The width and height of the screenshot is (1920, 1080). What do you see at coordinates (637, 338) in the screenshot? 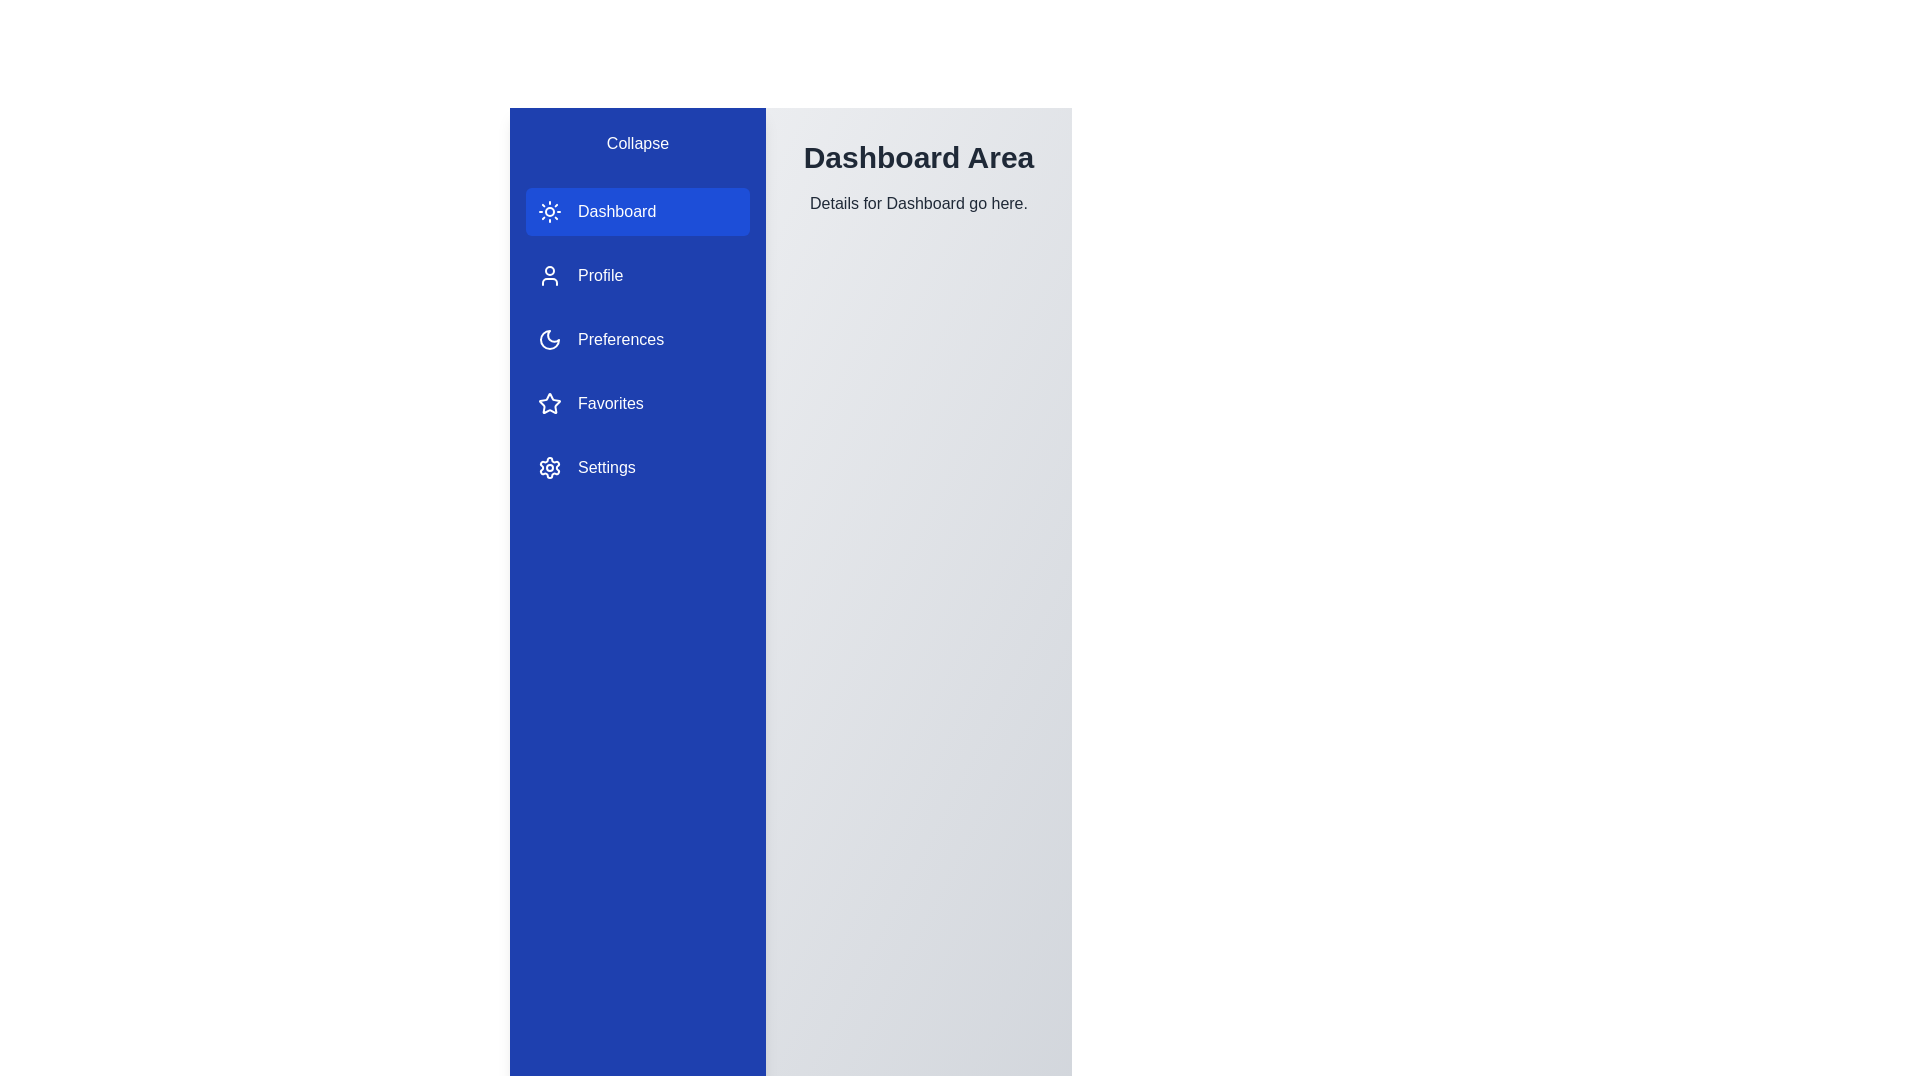
I see `the Preferences section in the sidebar to navigate to it` at bounding box center [637, 338].